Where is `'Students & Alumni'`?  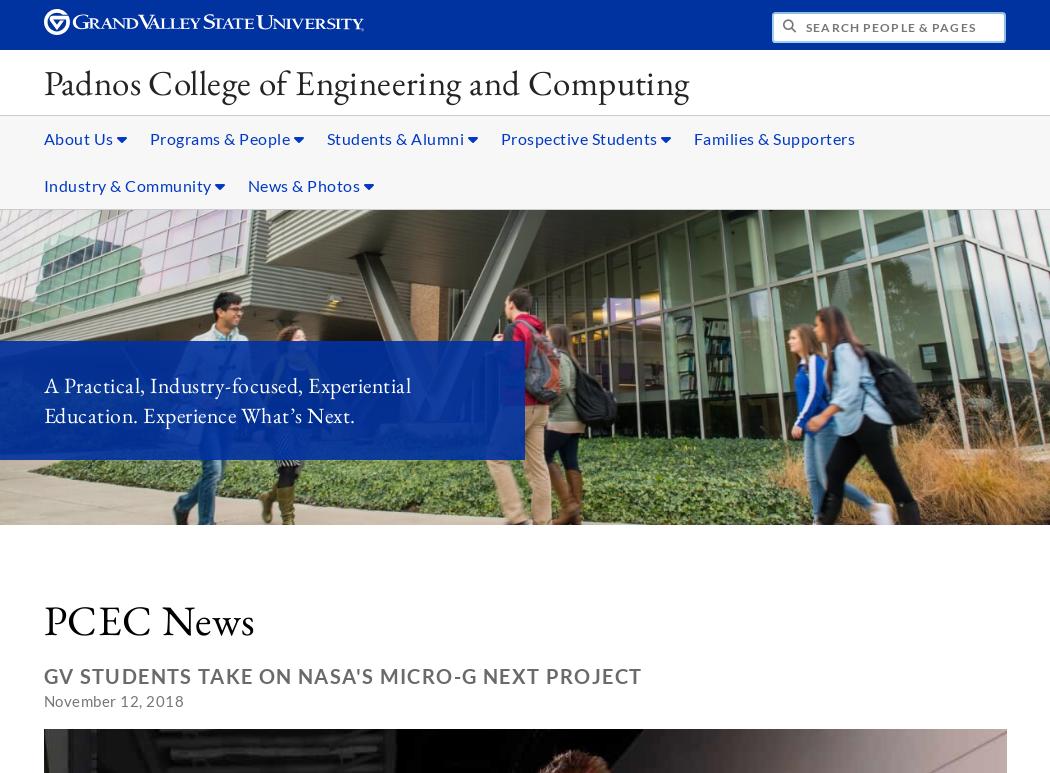 'Students & Alumni' is located at coordinates (396, 137).